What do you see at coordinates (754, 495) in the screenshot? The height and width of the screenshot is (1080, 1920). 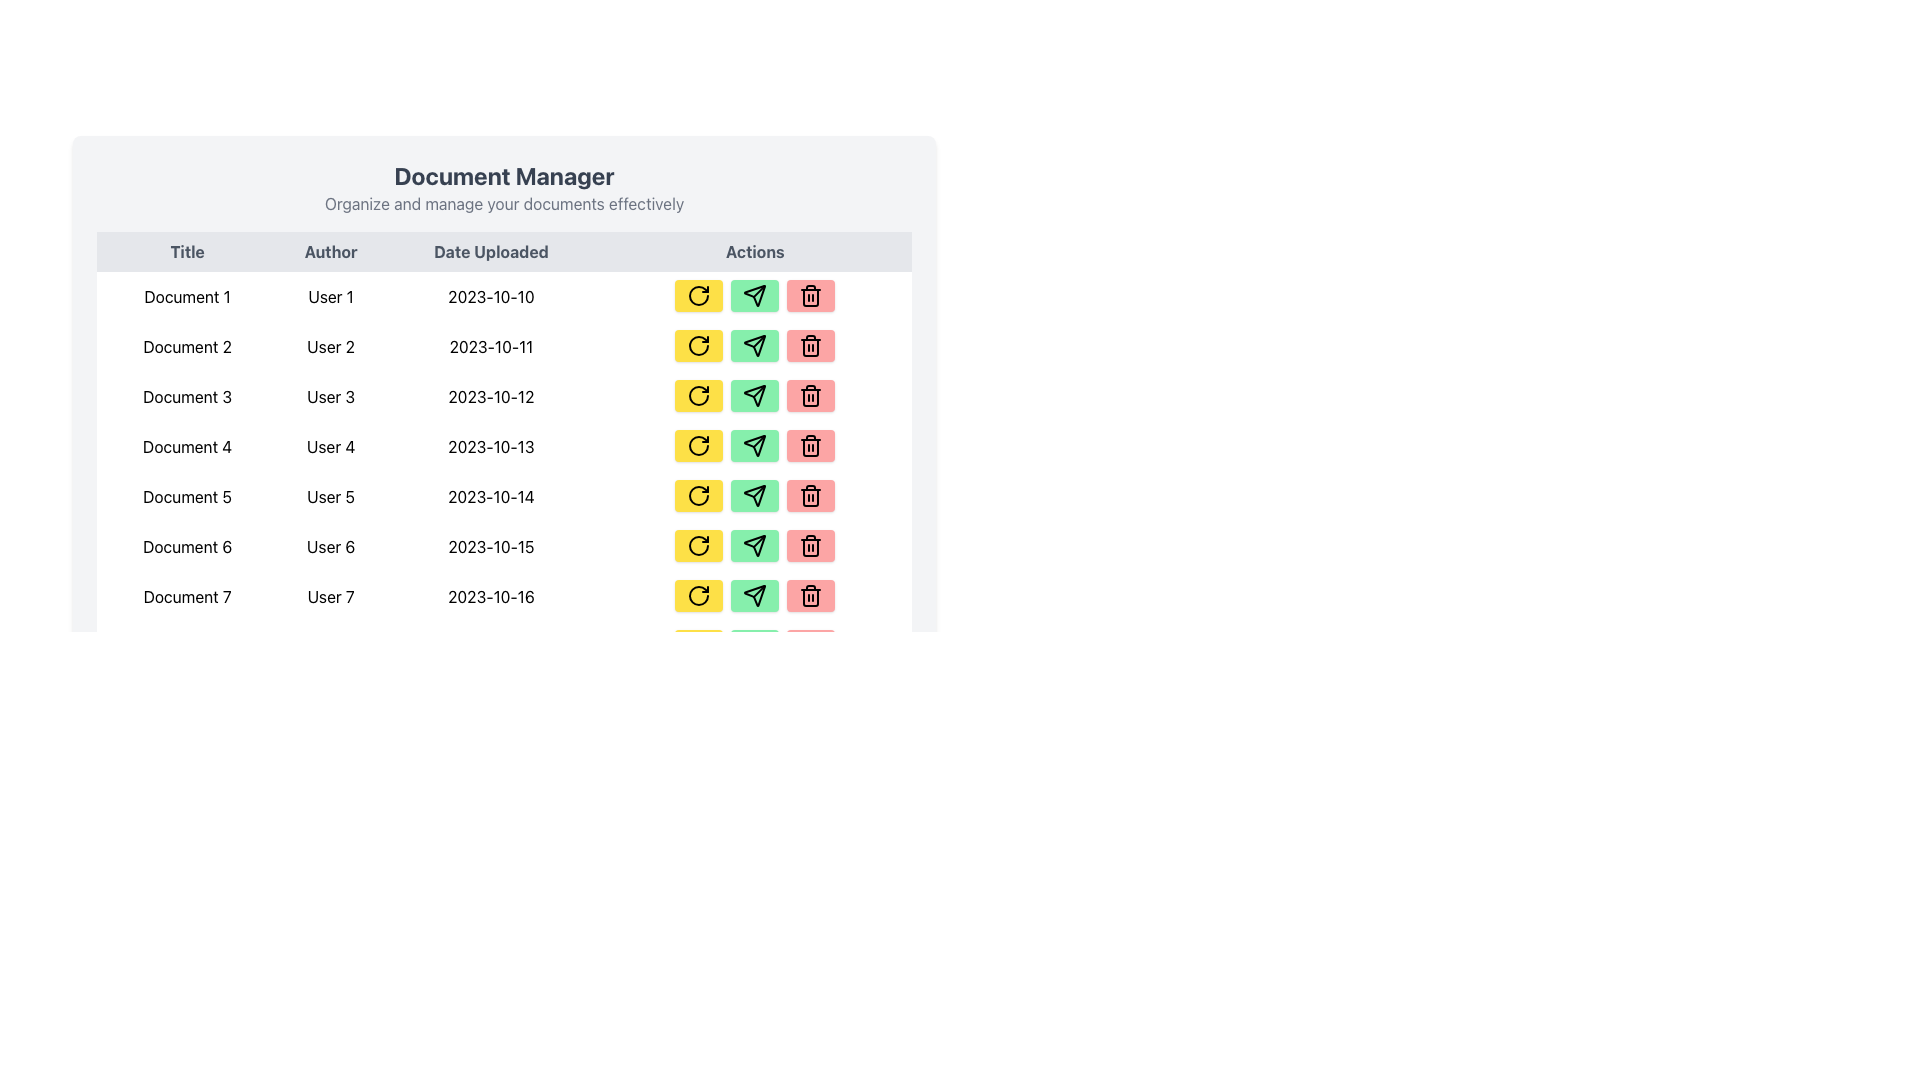 I see `the 'Send' button in the 'Actions' column of the table for the document uploaded on 2023-10-14` at bounding box center [754, 495].